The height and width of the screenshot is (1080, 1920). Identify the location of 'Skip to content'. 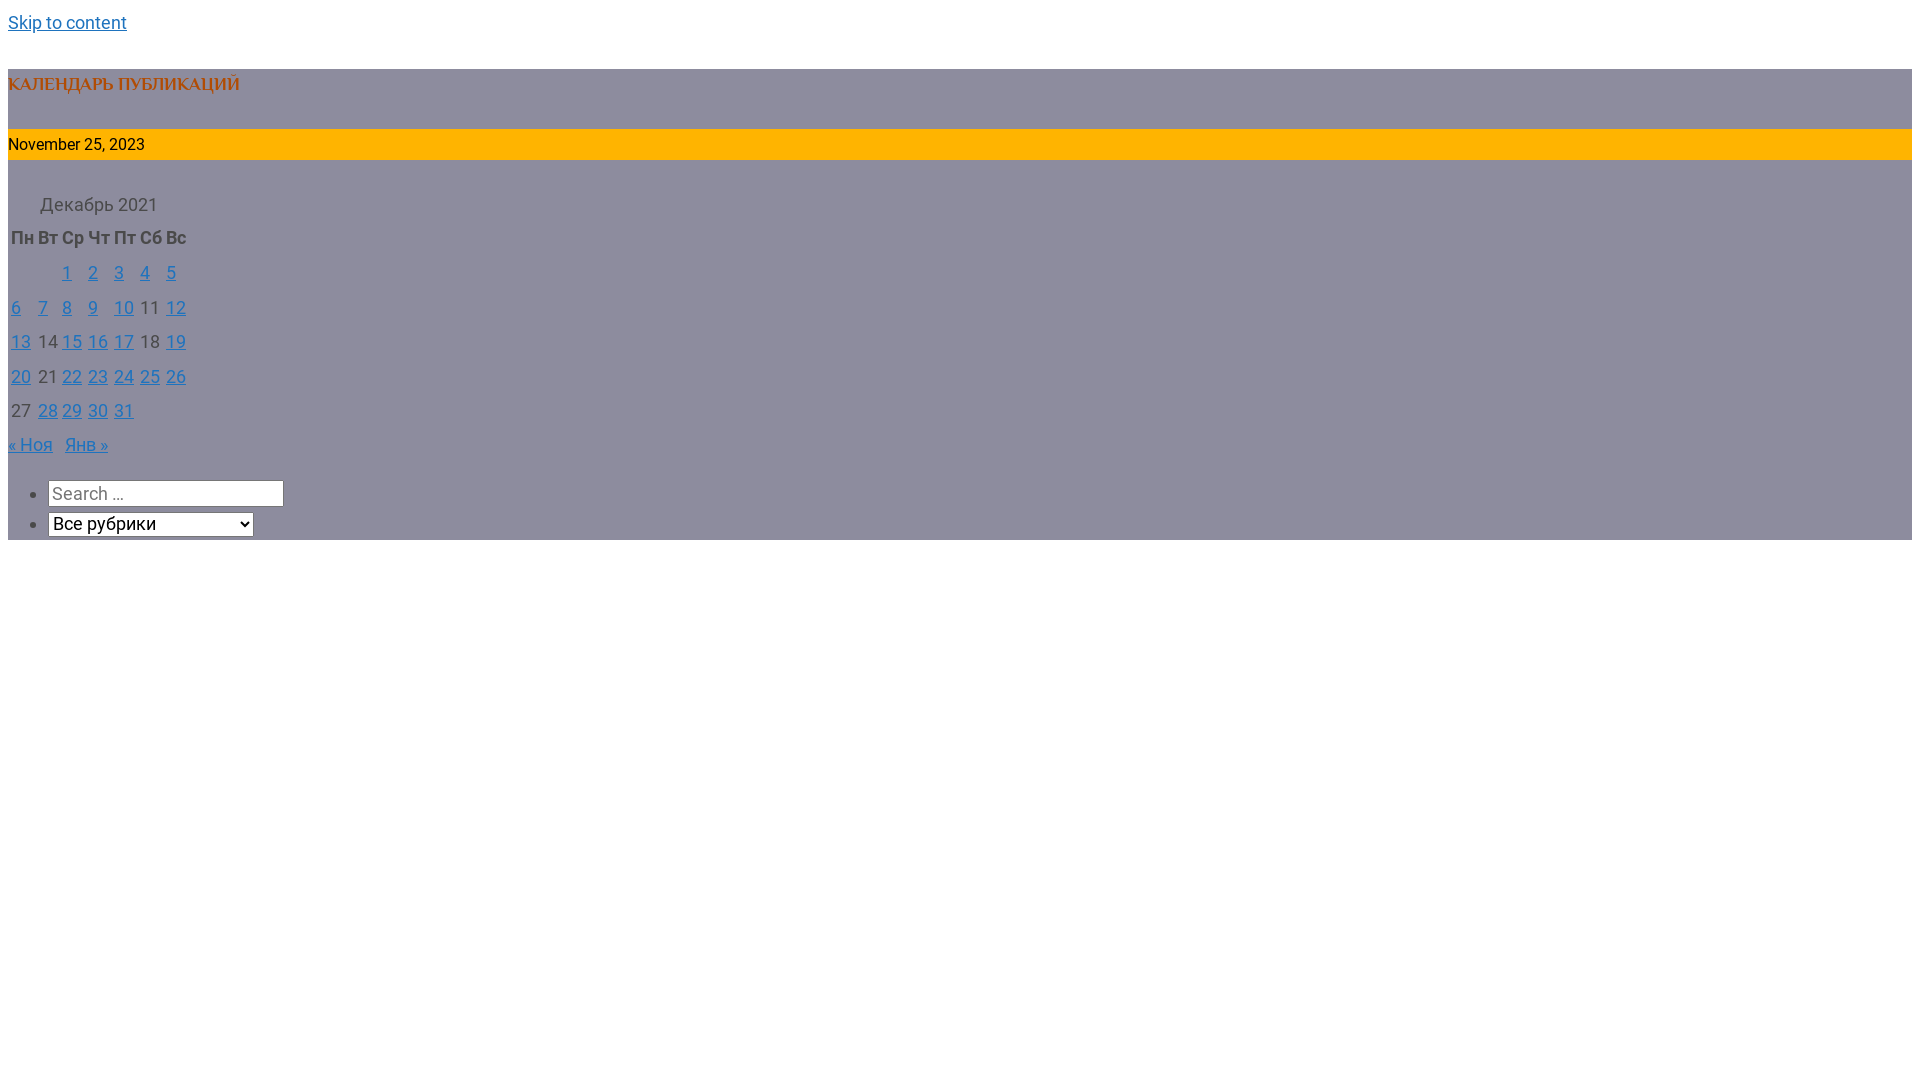
(67, 22).